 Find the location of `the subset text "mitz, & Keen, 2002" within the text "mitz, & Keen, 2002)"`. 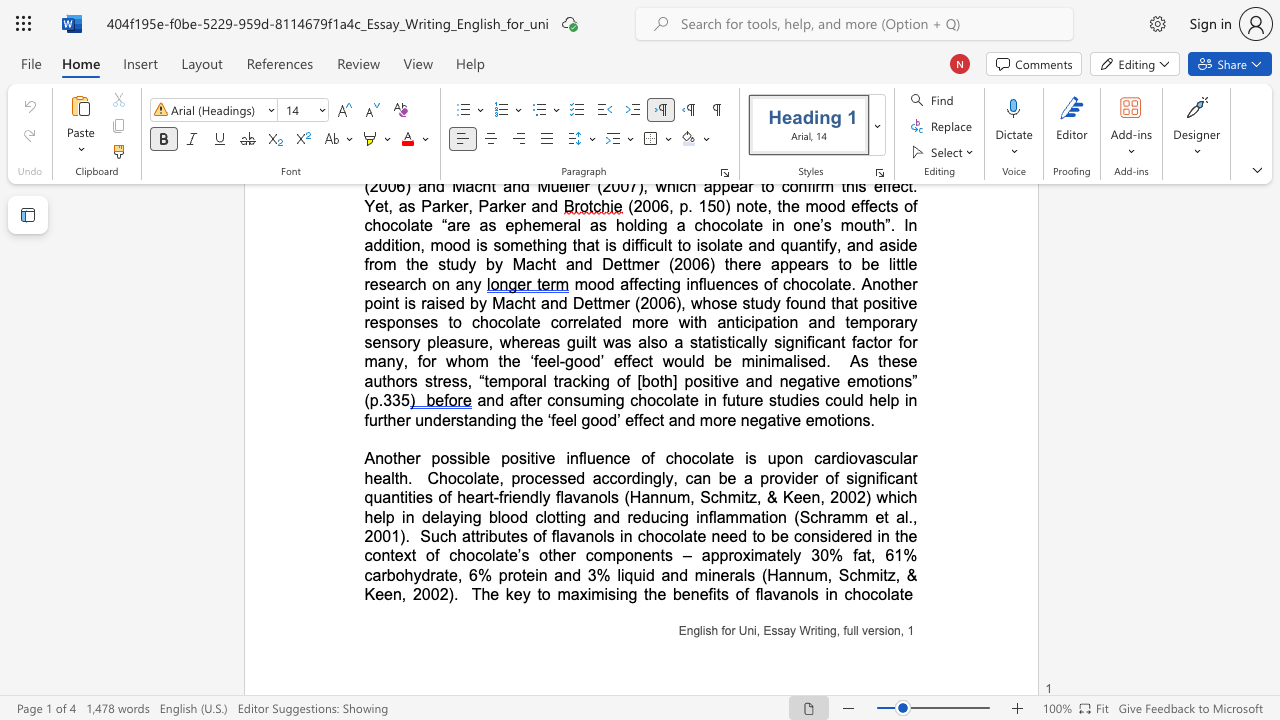

the subset text "mitz, & Keen, 2002" within the text "mitz, & Keen, 2002)" is located at coordinates (866, 575).